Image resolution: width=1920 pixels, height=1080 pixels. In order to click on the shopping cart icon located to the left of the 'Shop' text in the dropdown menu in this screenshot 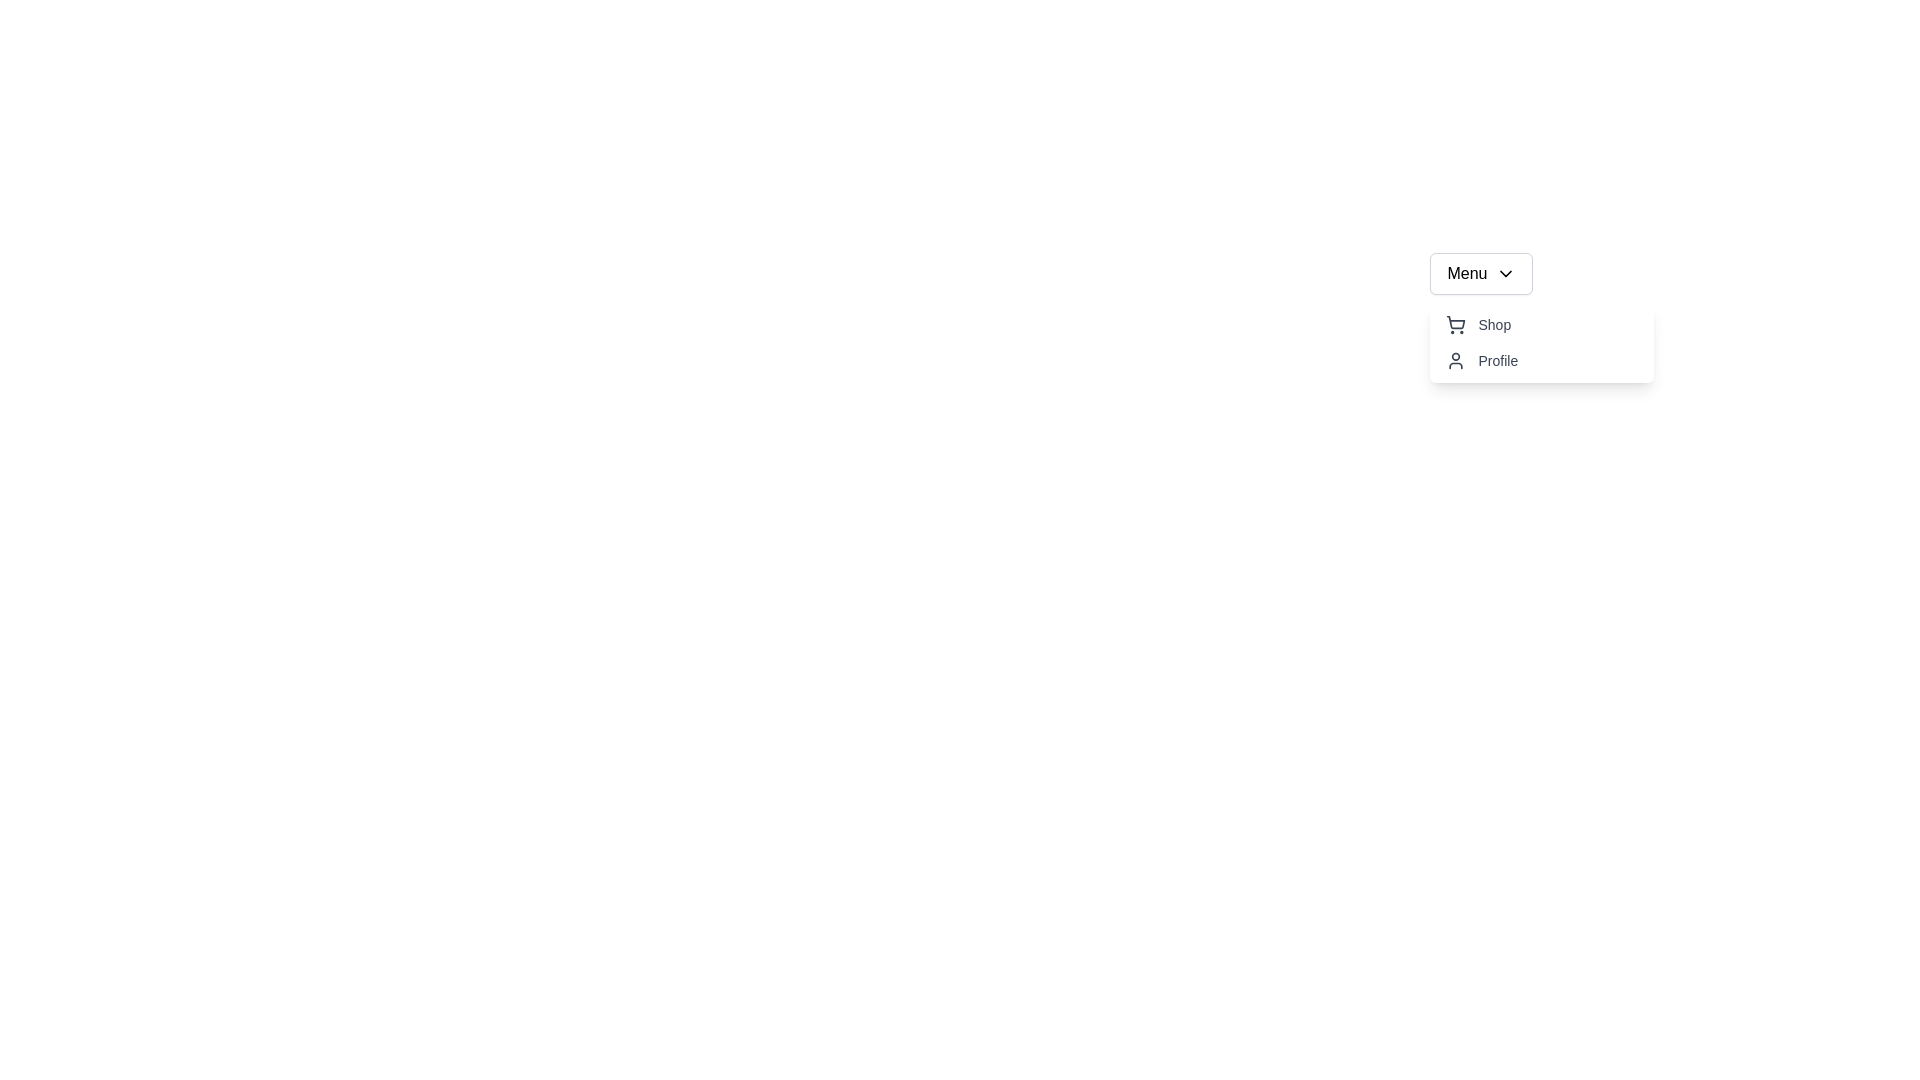, I will do `click(1456, 323)`.